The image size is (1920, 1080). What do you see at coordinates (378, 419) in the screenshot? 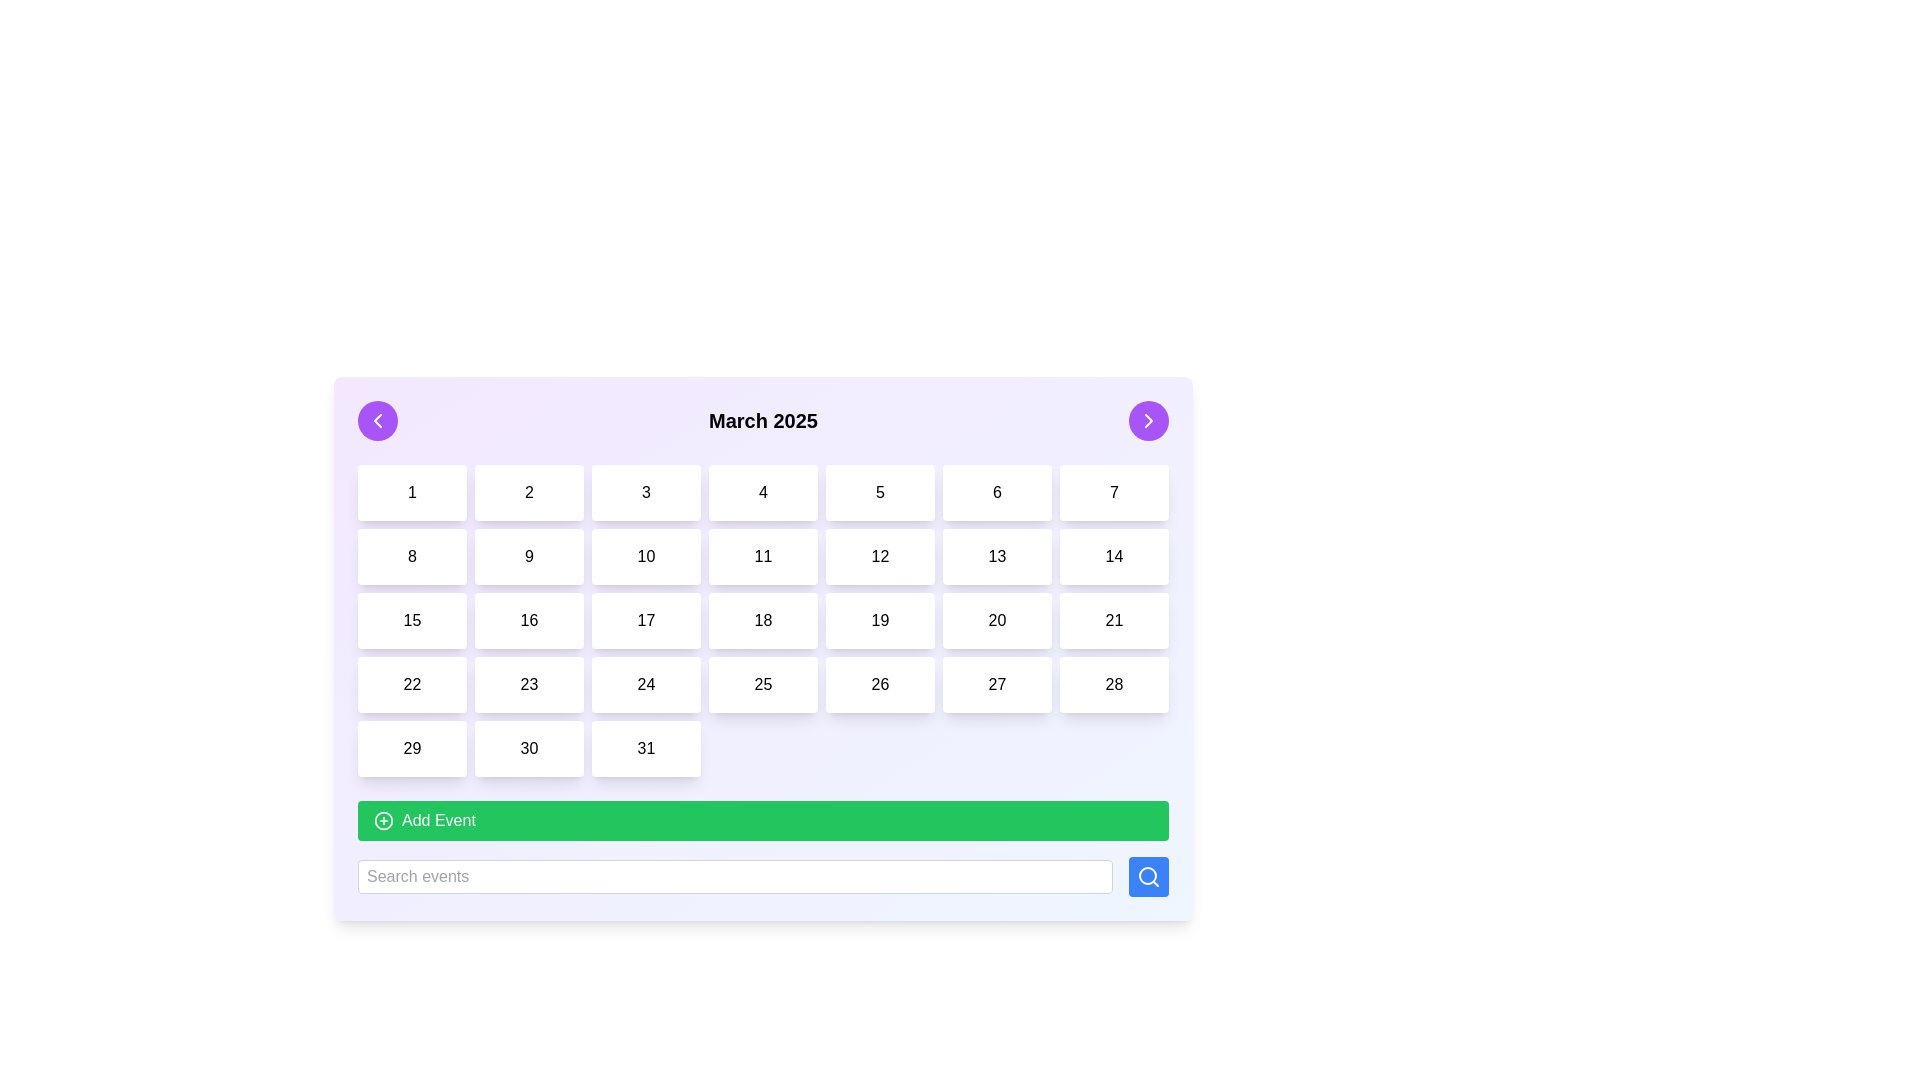
I see `the circular button with a purple background and white left-pointing arrow icon, located at the top-left corner of the calendar header before the 'March 2025' text` at bounding box center [378, 419].